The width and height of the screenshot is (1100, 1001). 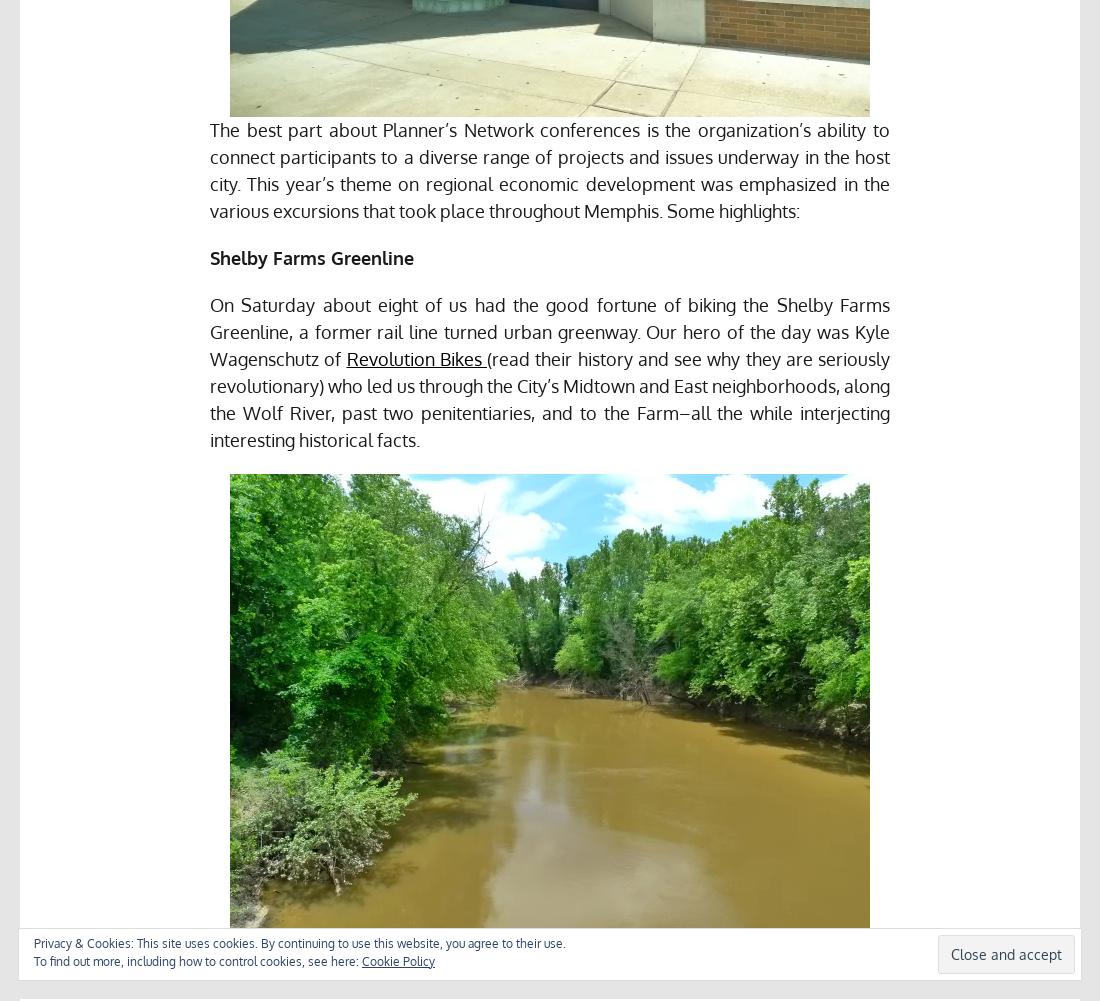 What do you see at coordinates (197, 960) in the screenshot?
I see `'To find out more, including how to control cookies, see here:'` at bounding box center [197, 960].